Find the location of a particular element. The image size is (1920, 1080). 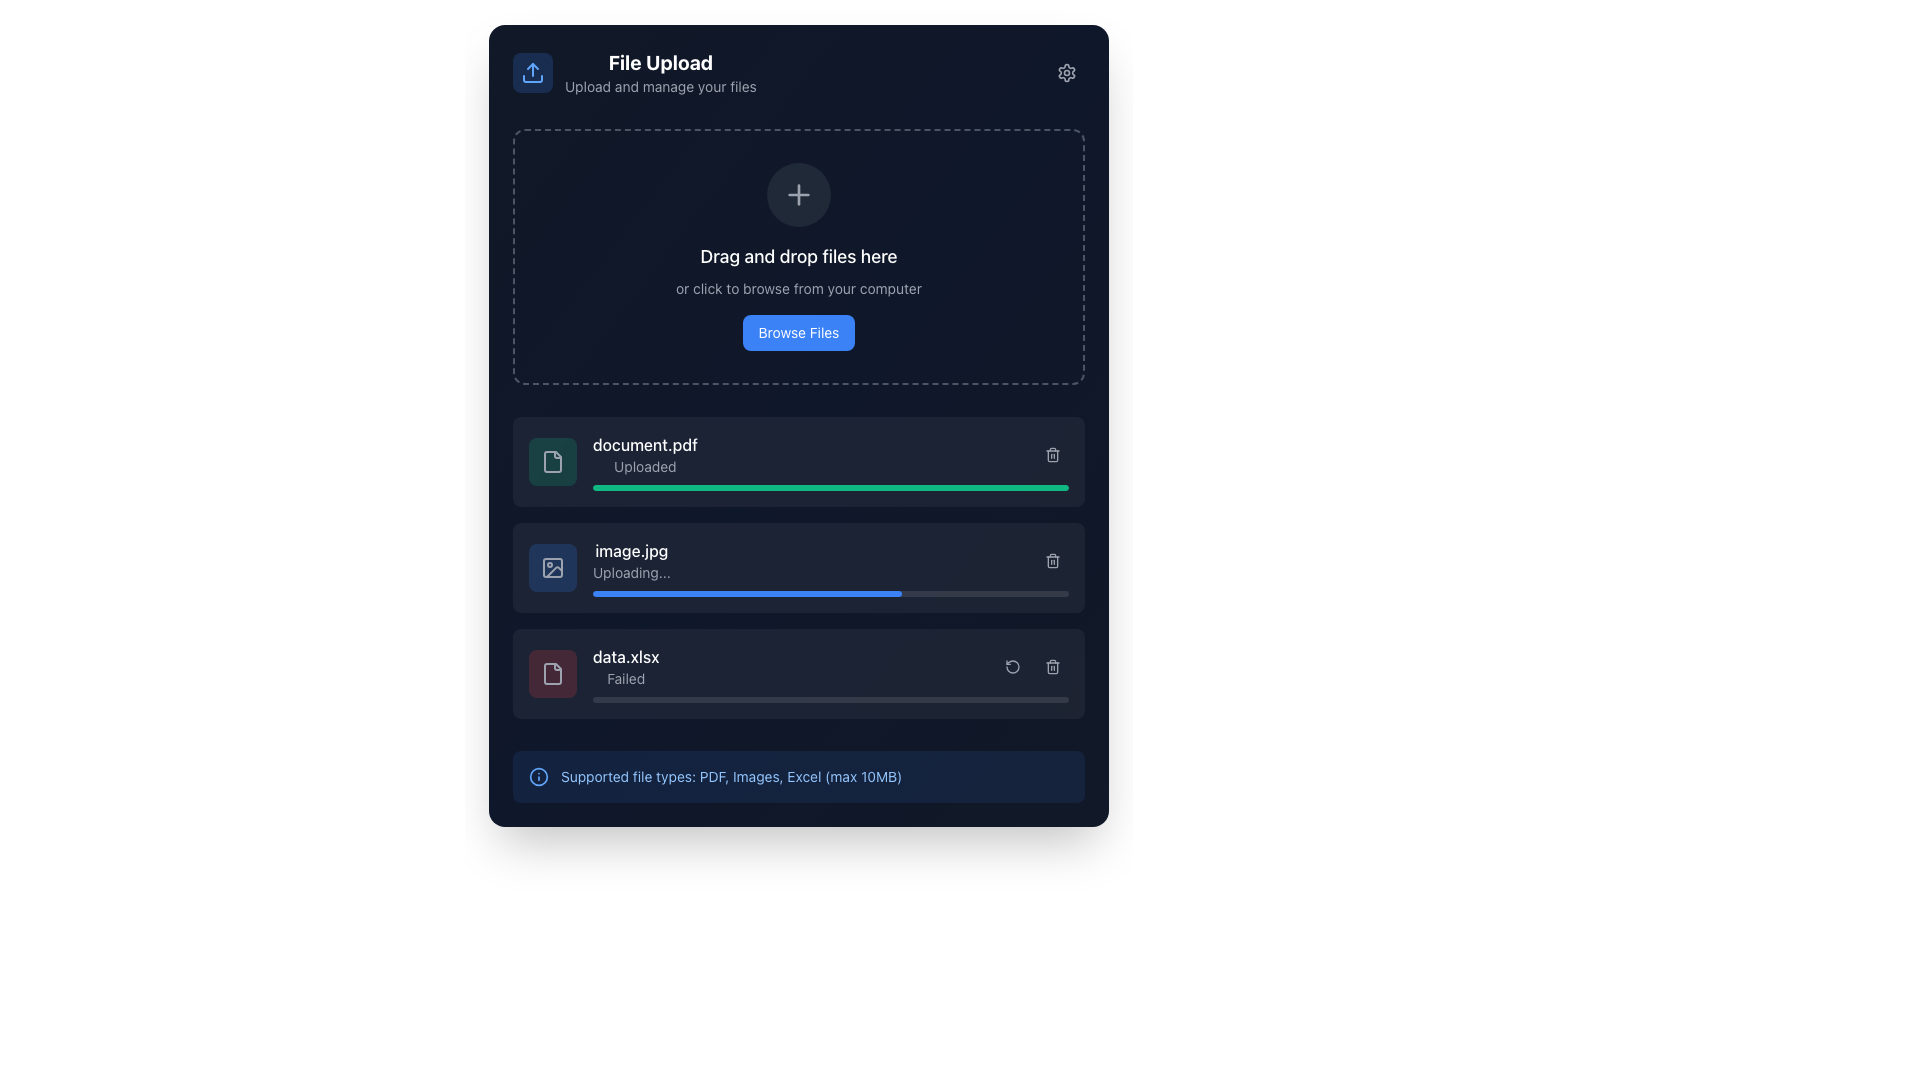

the progress is located at coordinates (1002, 698).